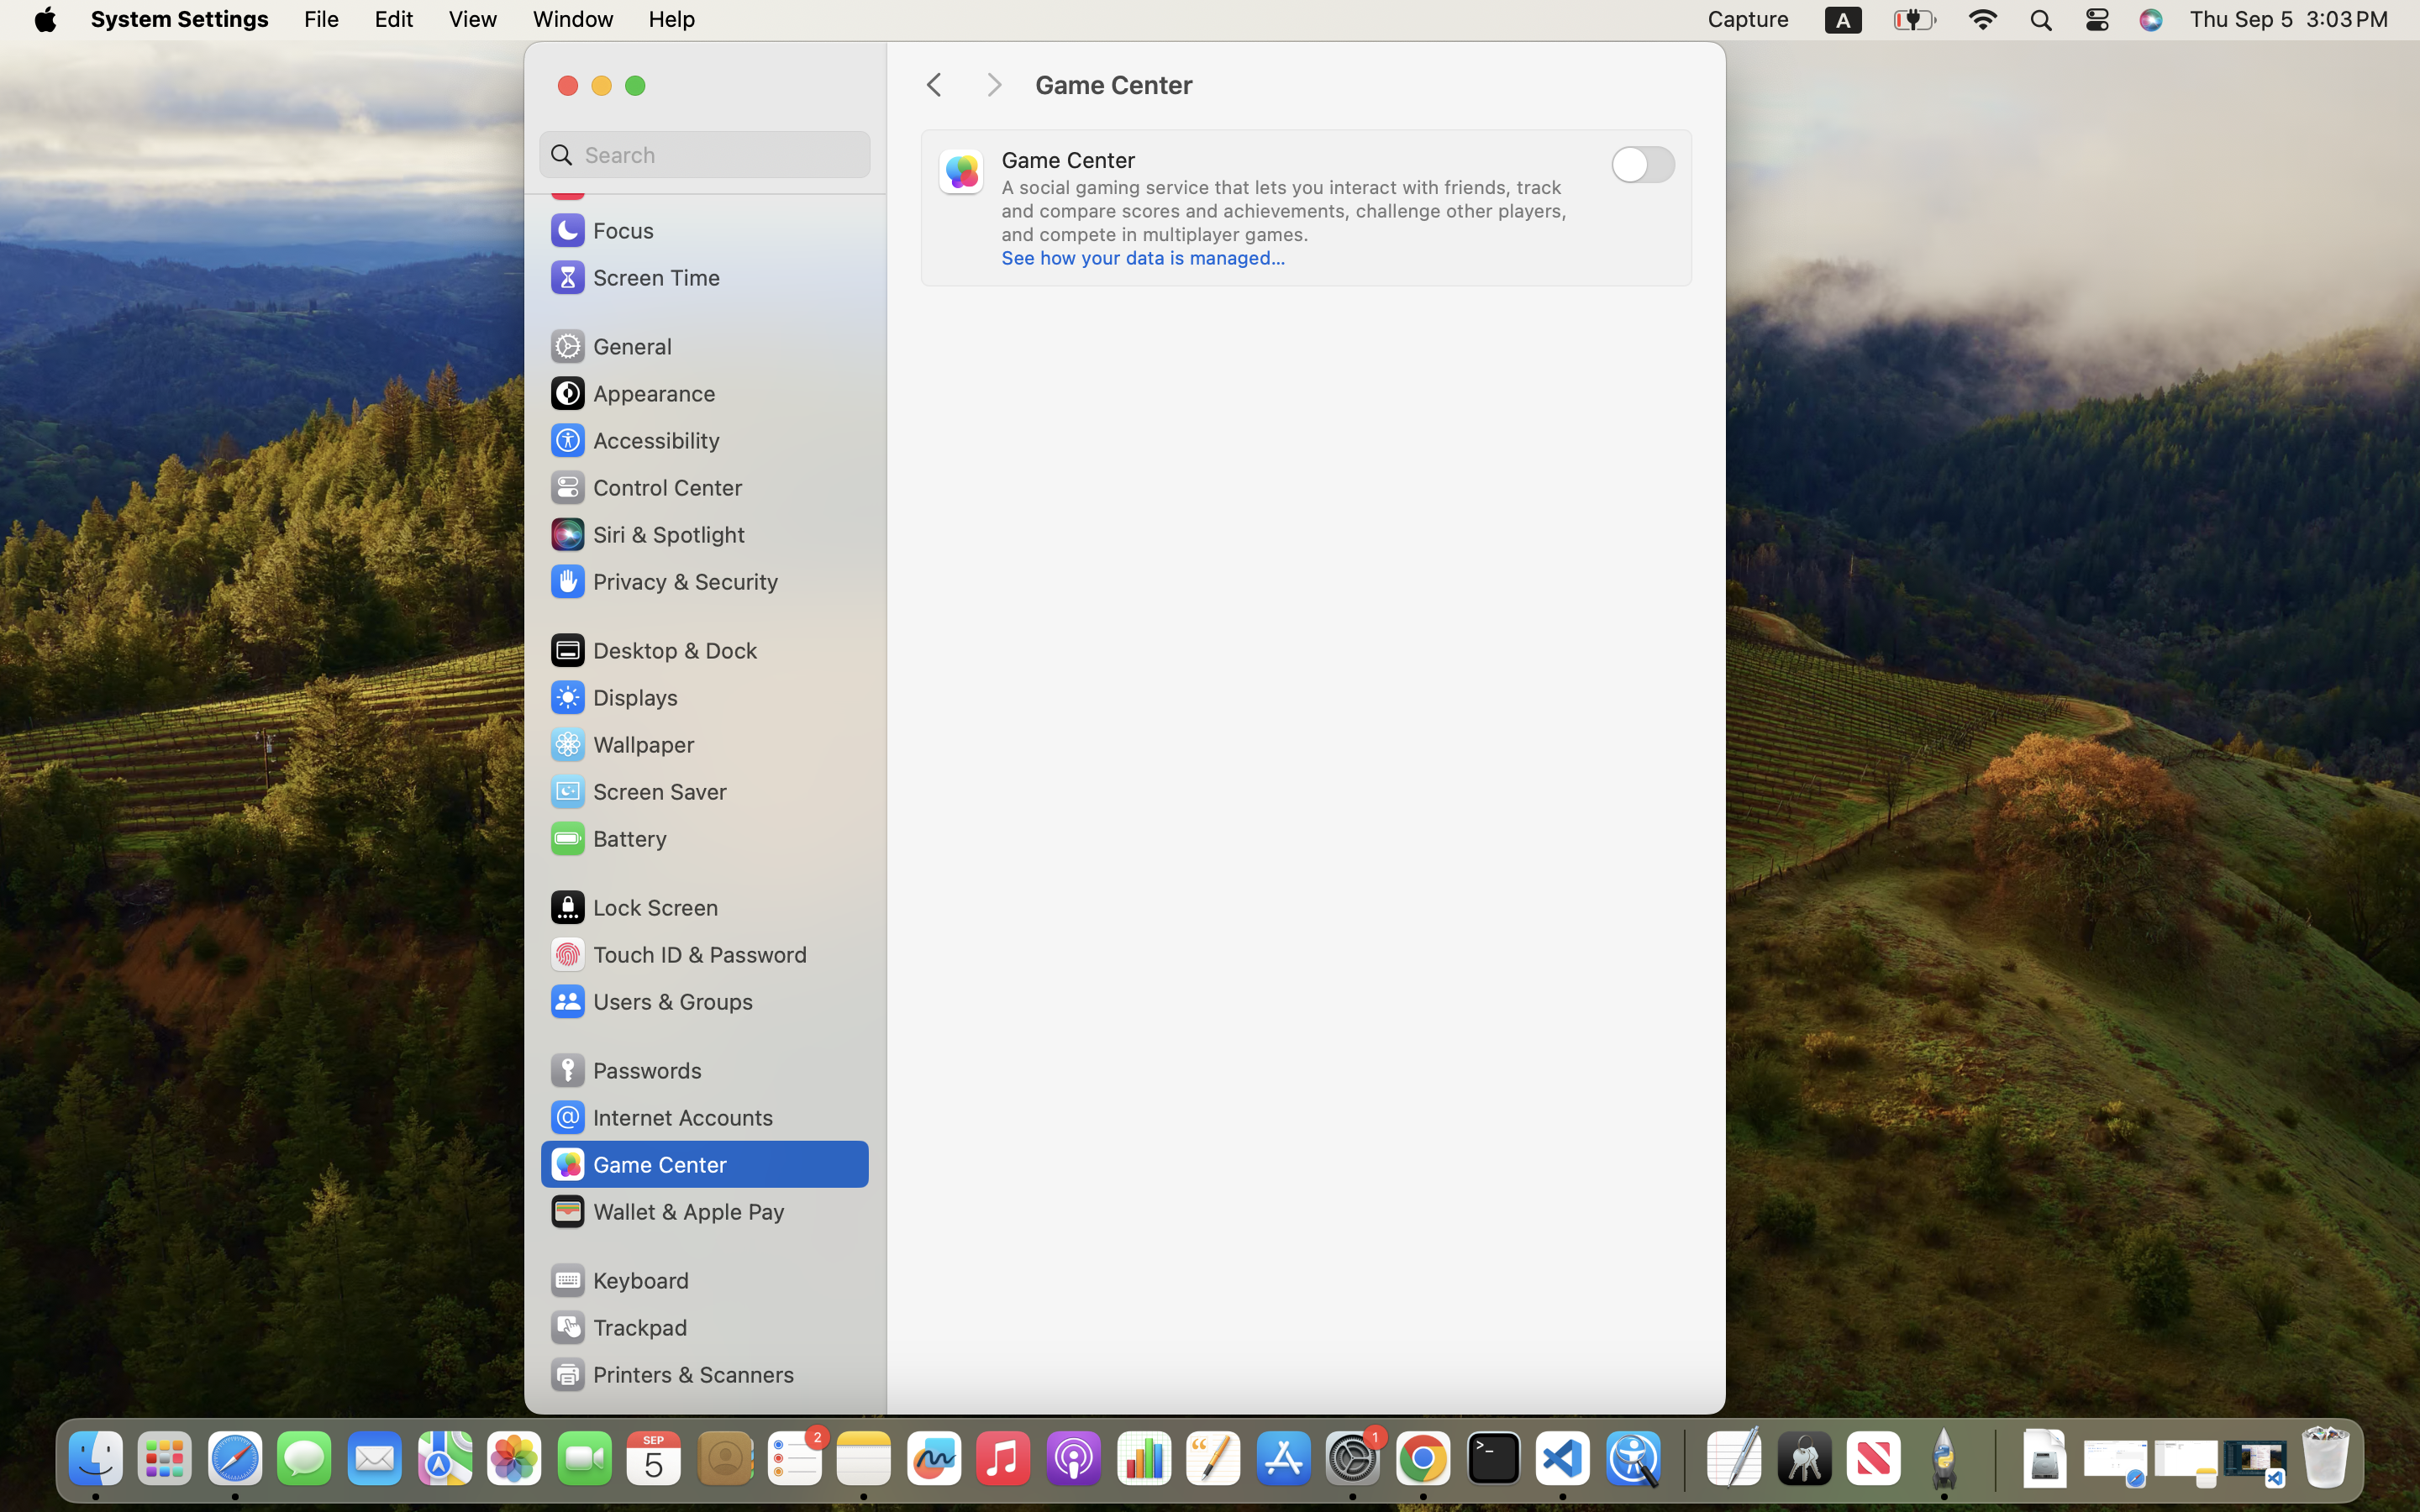 The image size is (2420, 1512). Describe the element at coordinates (665, 1210) in the screenshot. I see `'Wallet & Apple Pay'` at that location.